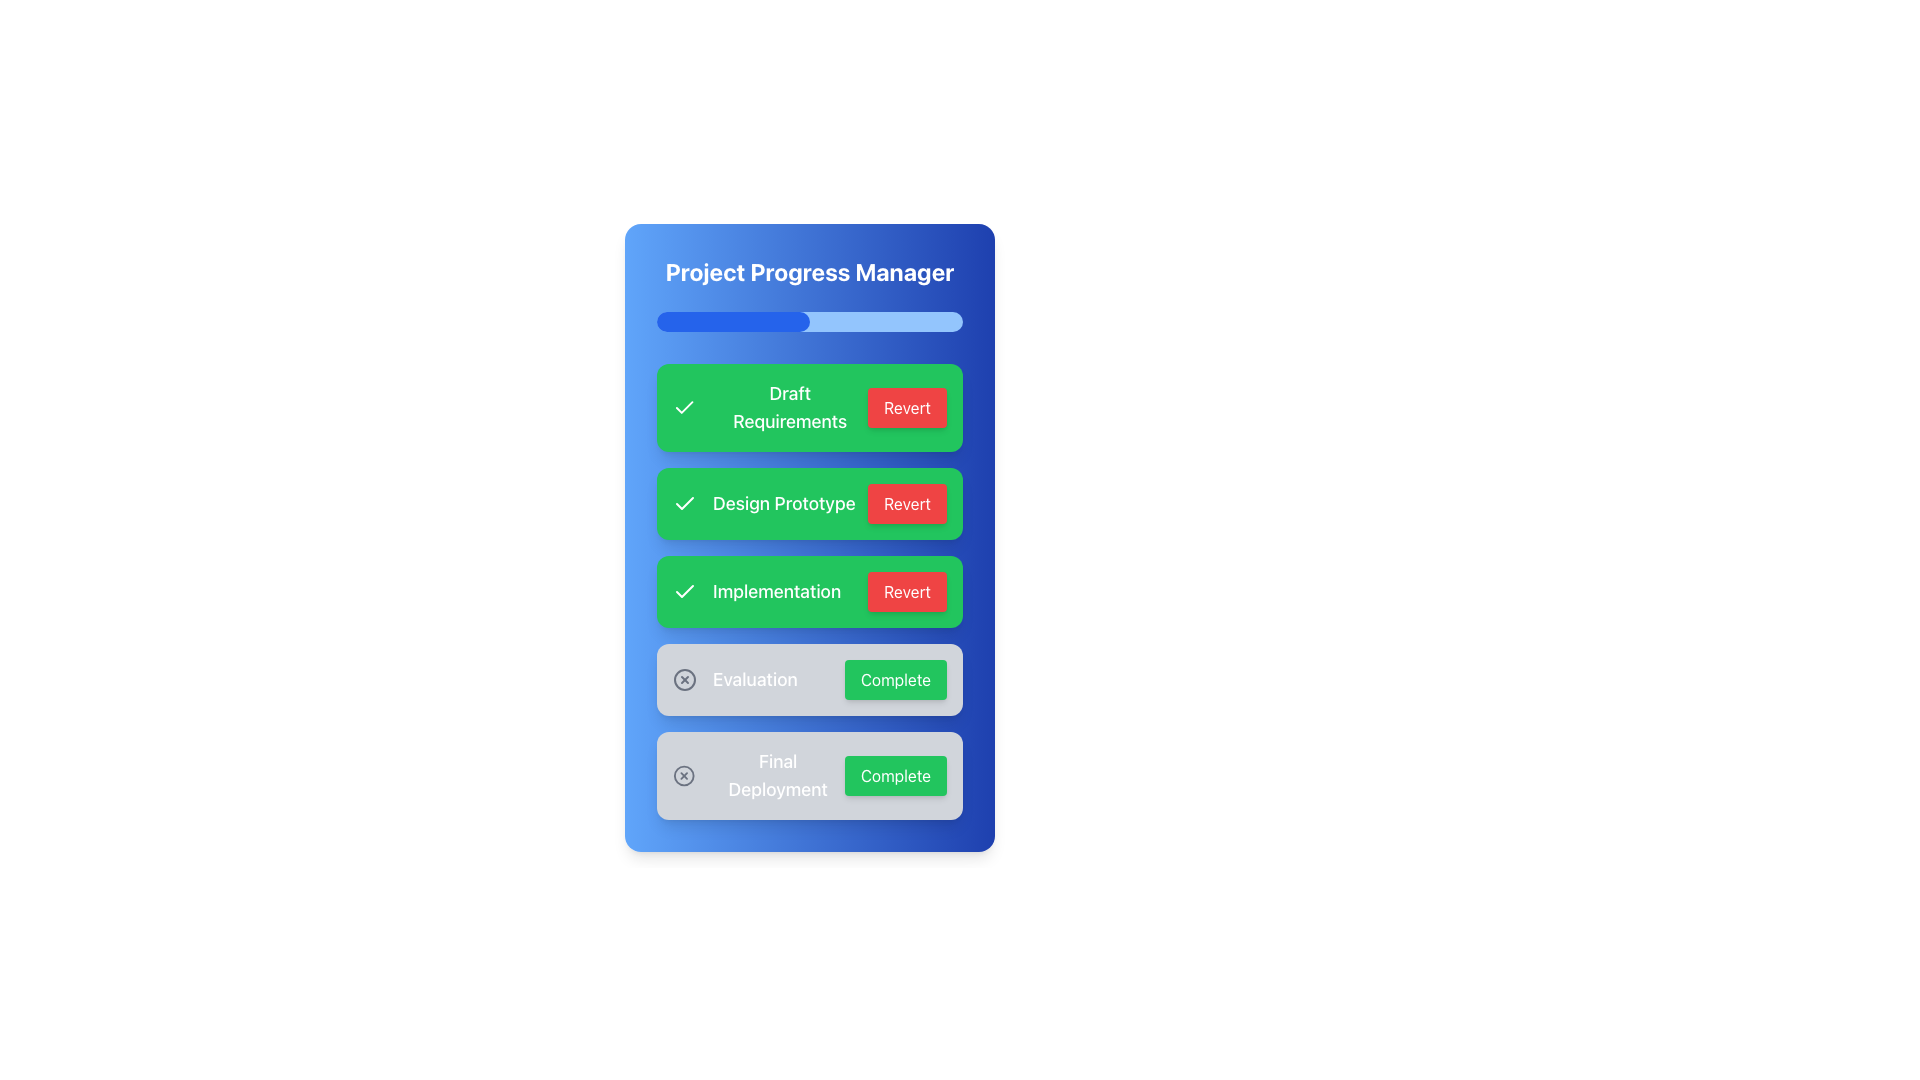 This screenshot has width=1920, height=1080. I want to click on the 'Draft Requirements' text label that indicates the current step in the project progress interface, located at the top of the green tiles section, so click(769, 407).